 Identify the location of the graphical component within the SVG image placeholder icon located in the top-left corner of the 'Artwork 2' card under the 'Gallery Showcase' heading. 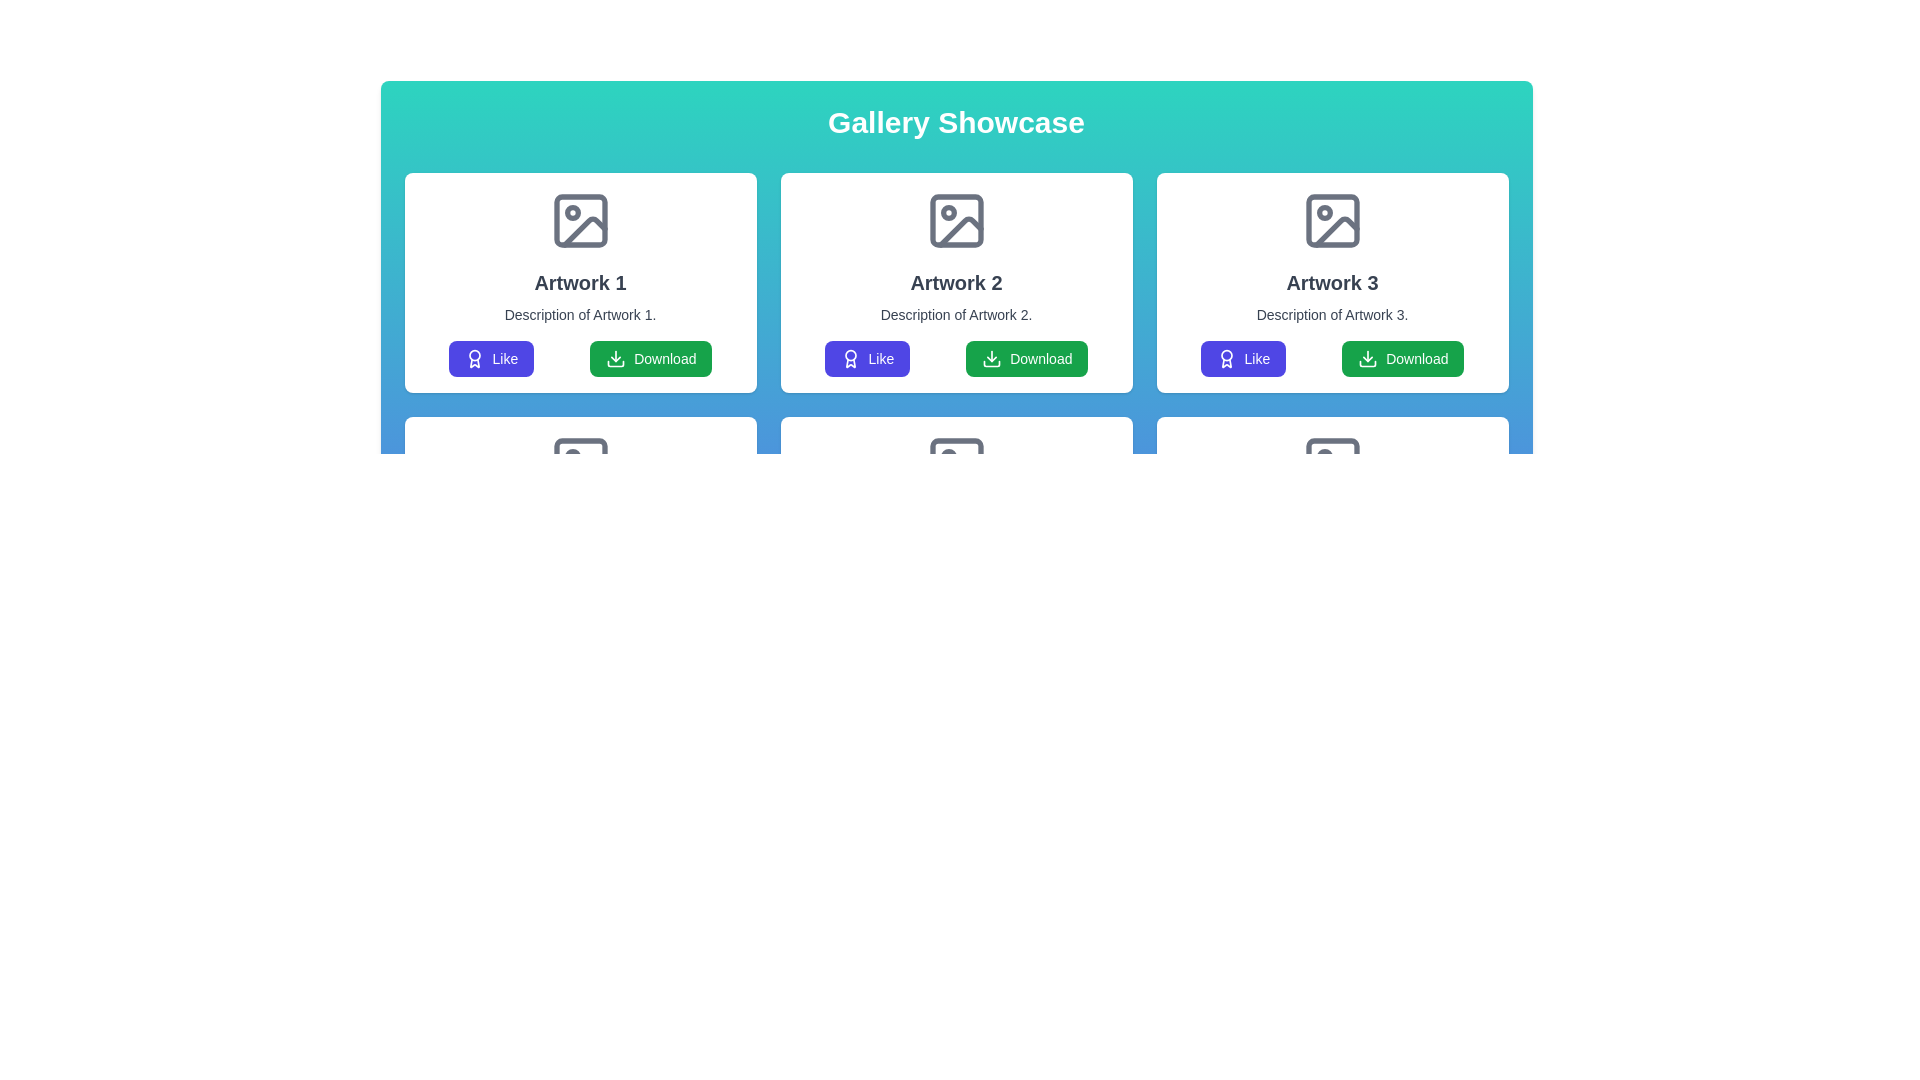
(955, 220).